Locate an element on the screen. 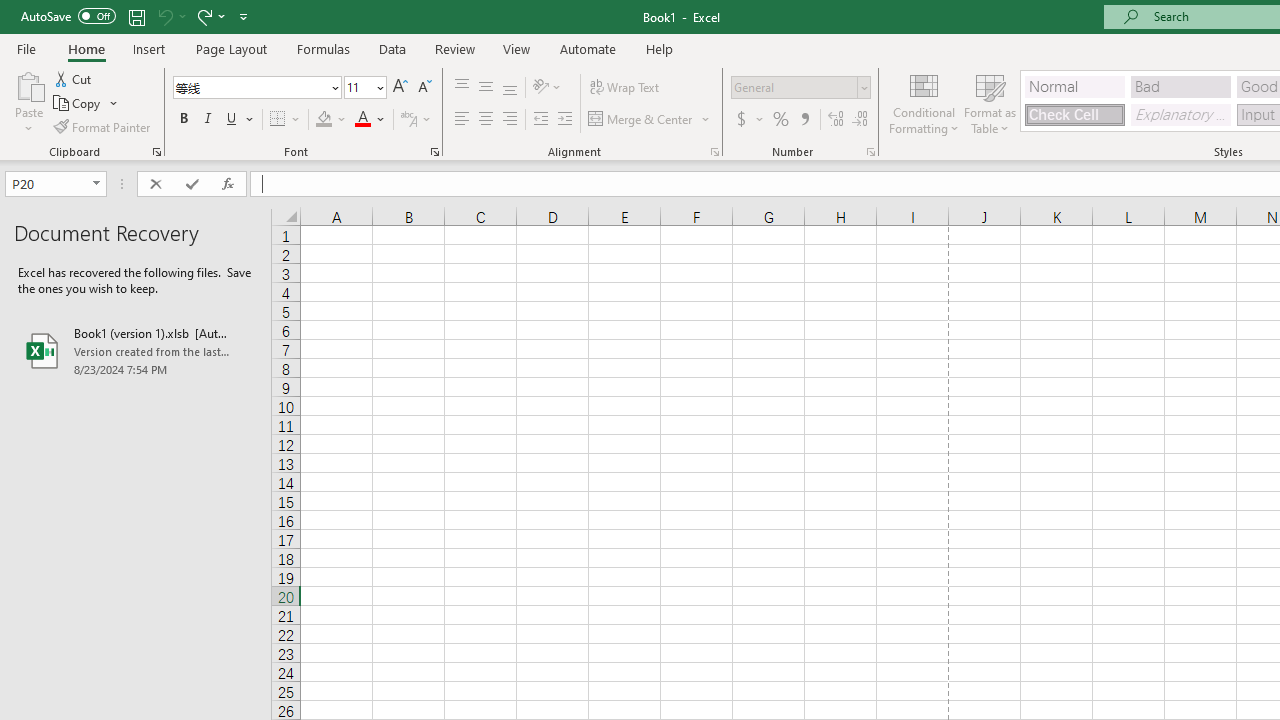 The width and height of the screenshot is (1280, 720). 'Format Cell Font' is located at coordinates (434, 150).